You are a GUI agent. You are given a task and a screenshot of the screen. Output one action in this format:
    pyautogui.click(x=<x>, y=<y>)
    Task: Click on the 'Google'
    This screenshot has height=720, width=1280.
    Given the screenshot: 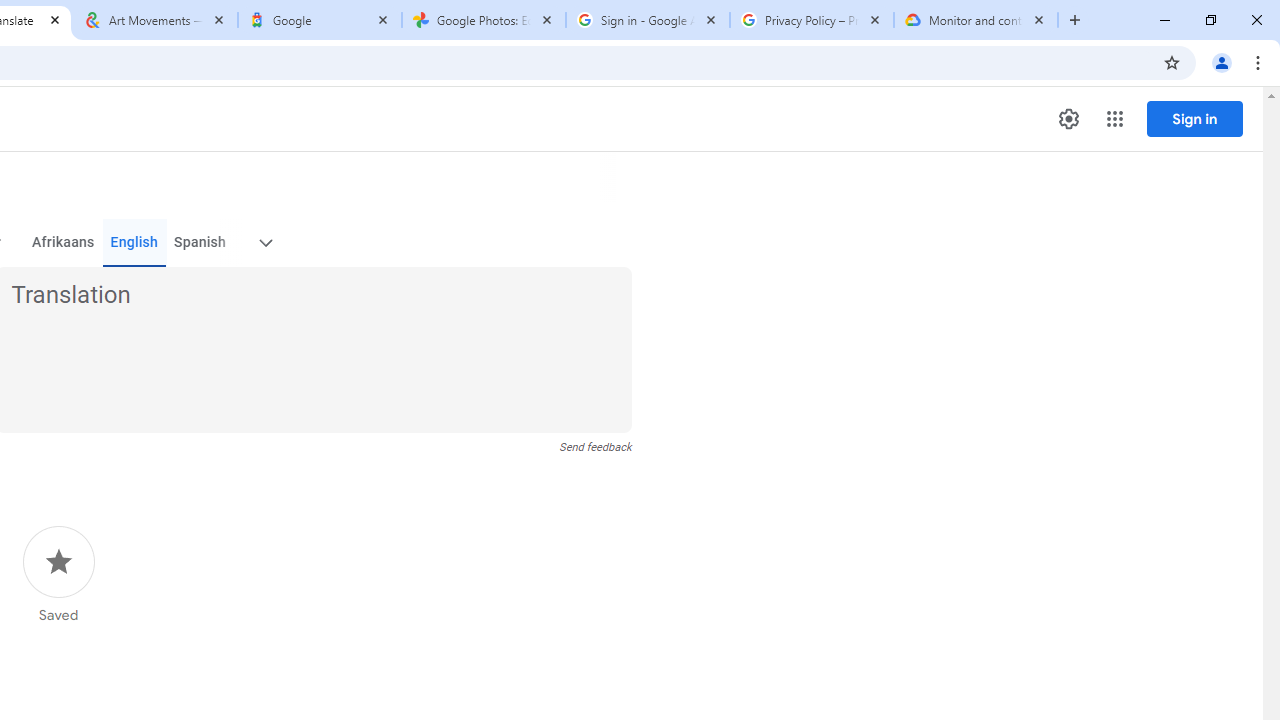 What is the action you would take?
    pyautogui.click(x=320, y=20)
    